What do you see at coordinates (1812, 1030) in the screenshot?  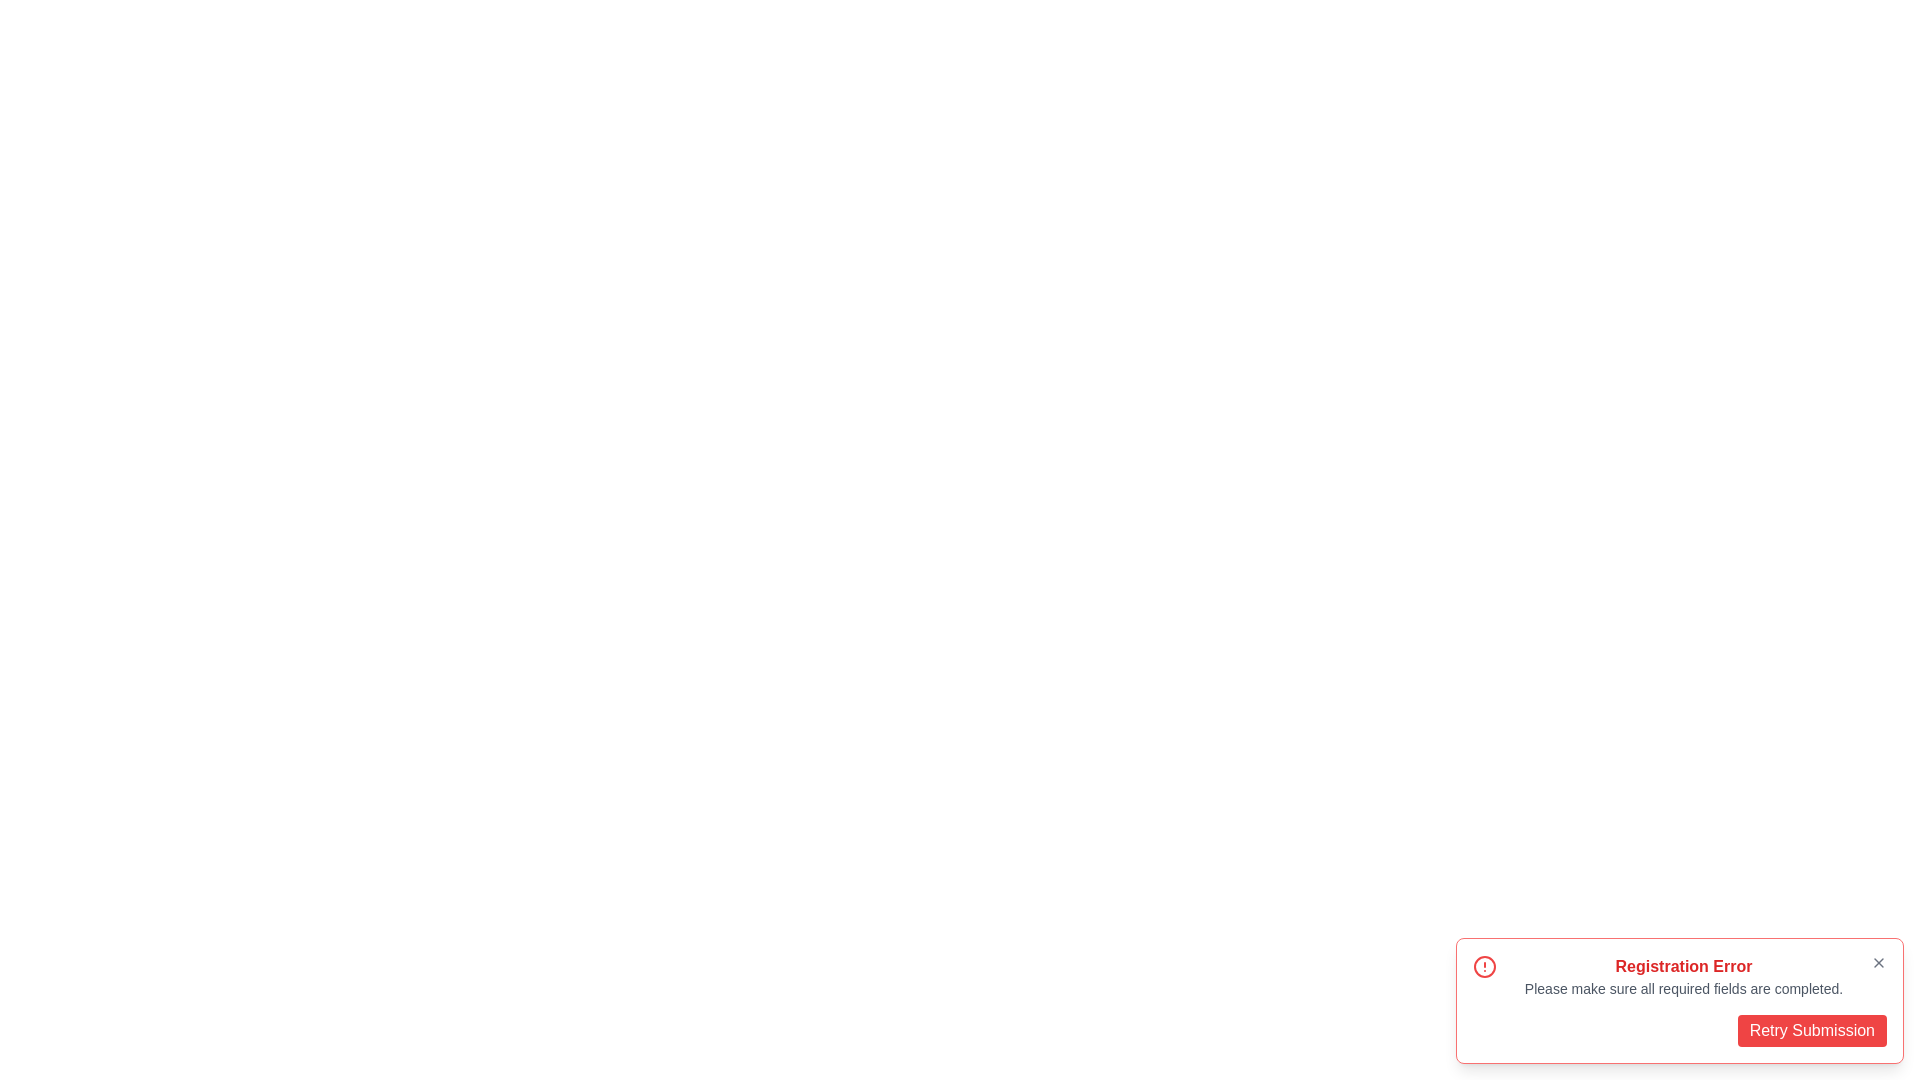 I see `the confirmation or retry button located at the bottom right corner of the modal dialog to change its color` at bounding box center [1812, 1030].